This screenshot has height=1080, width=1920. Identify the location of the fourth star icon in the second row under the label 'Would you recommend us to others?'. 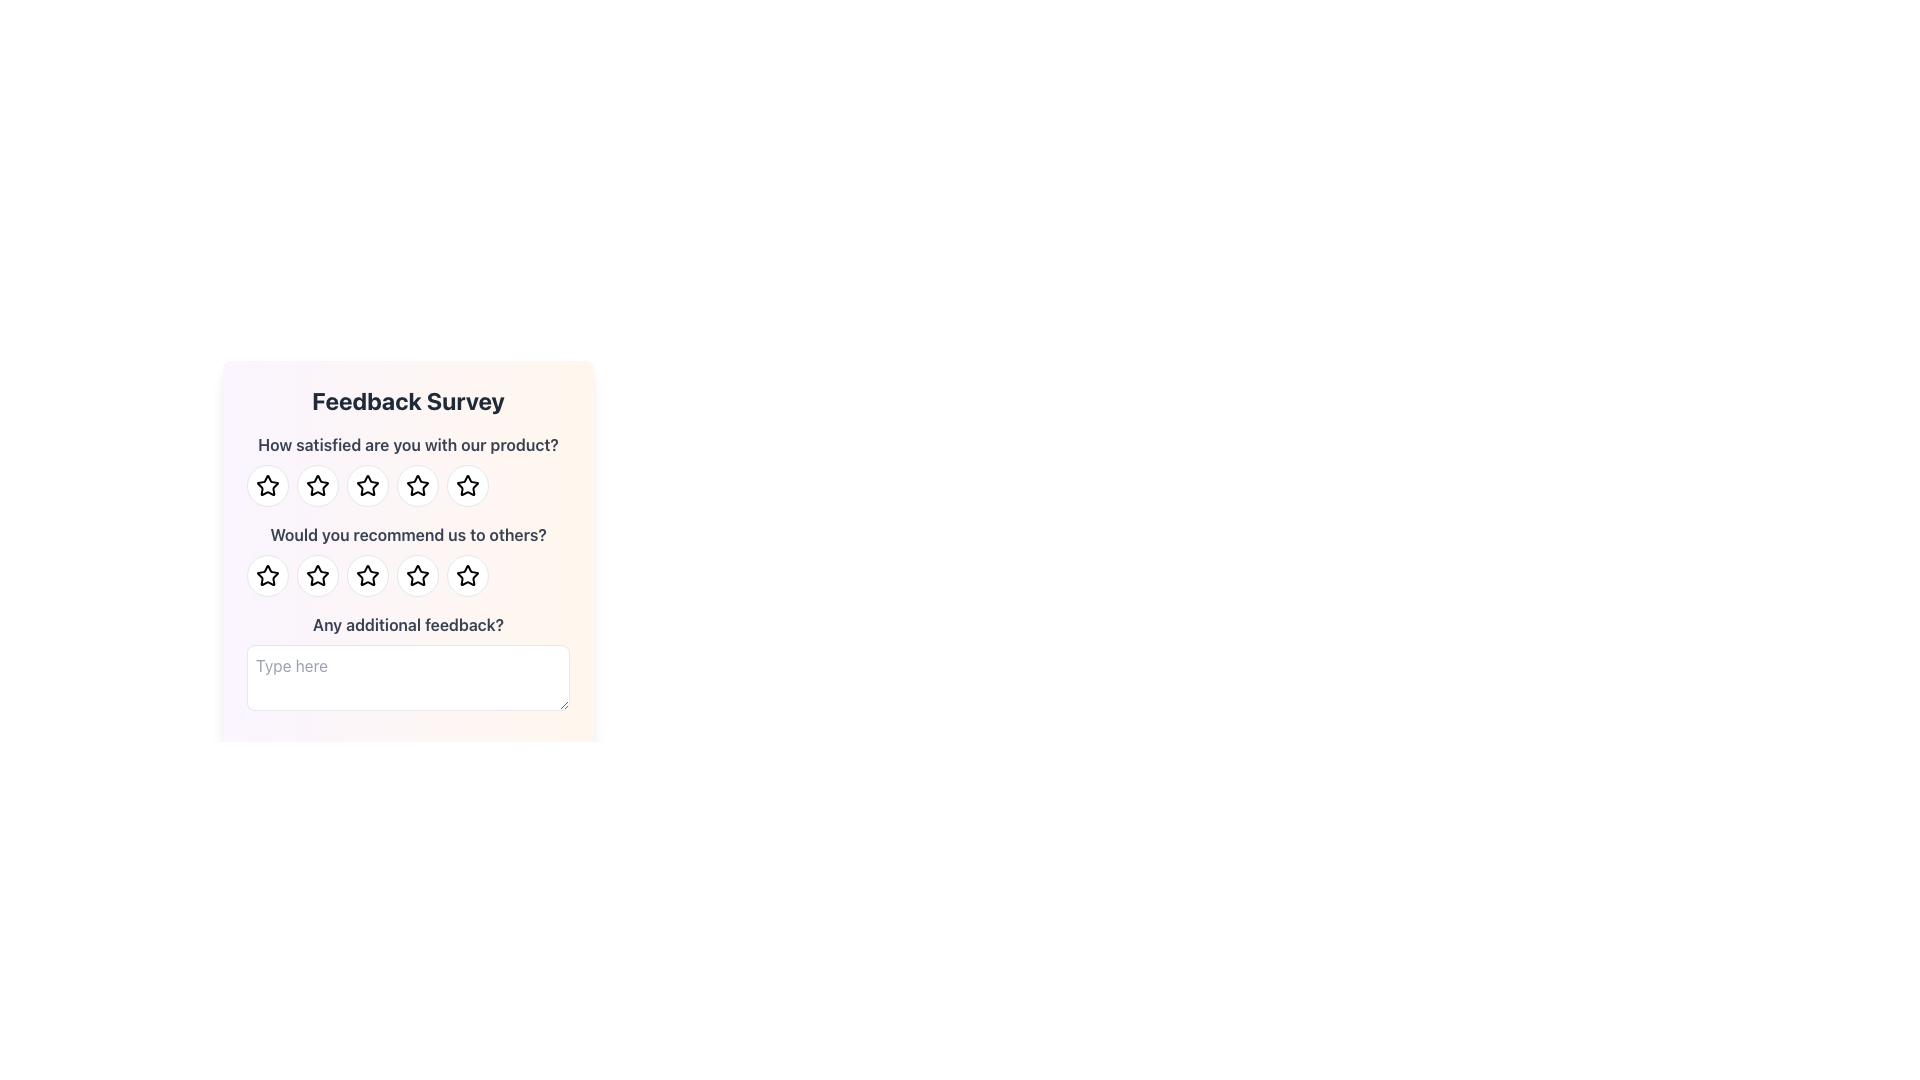
(466, 575).